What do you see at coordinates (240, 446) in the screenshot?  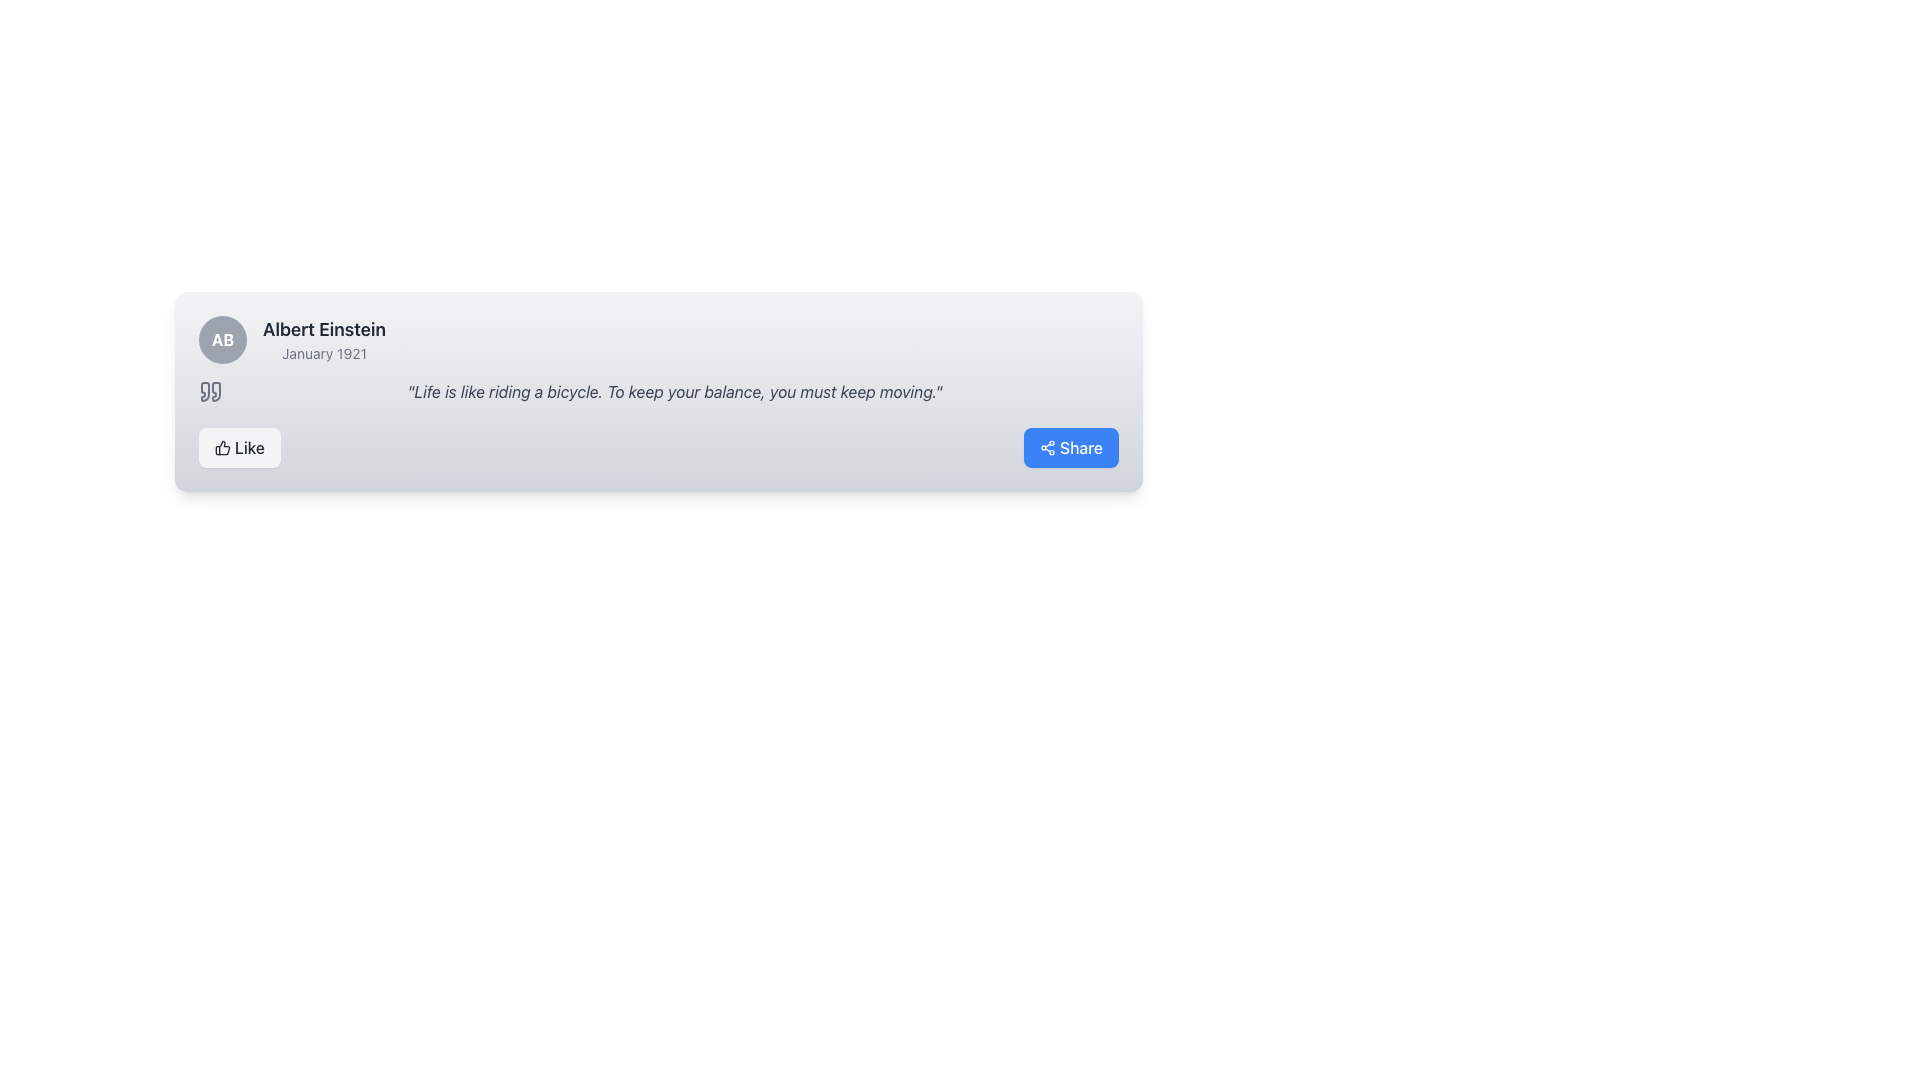 I see `the 'Like' button with a gray background that changes to a lighter gray when hovered, which is located at the bottom left of the card adjacent to the 'Share' button` at bounding box center [240, 446].